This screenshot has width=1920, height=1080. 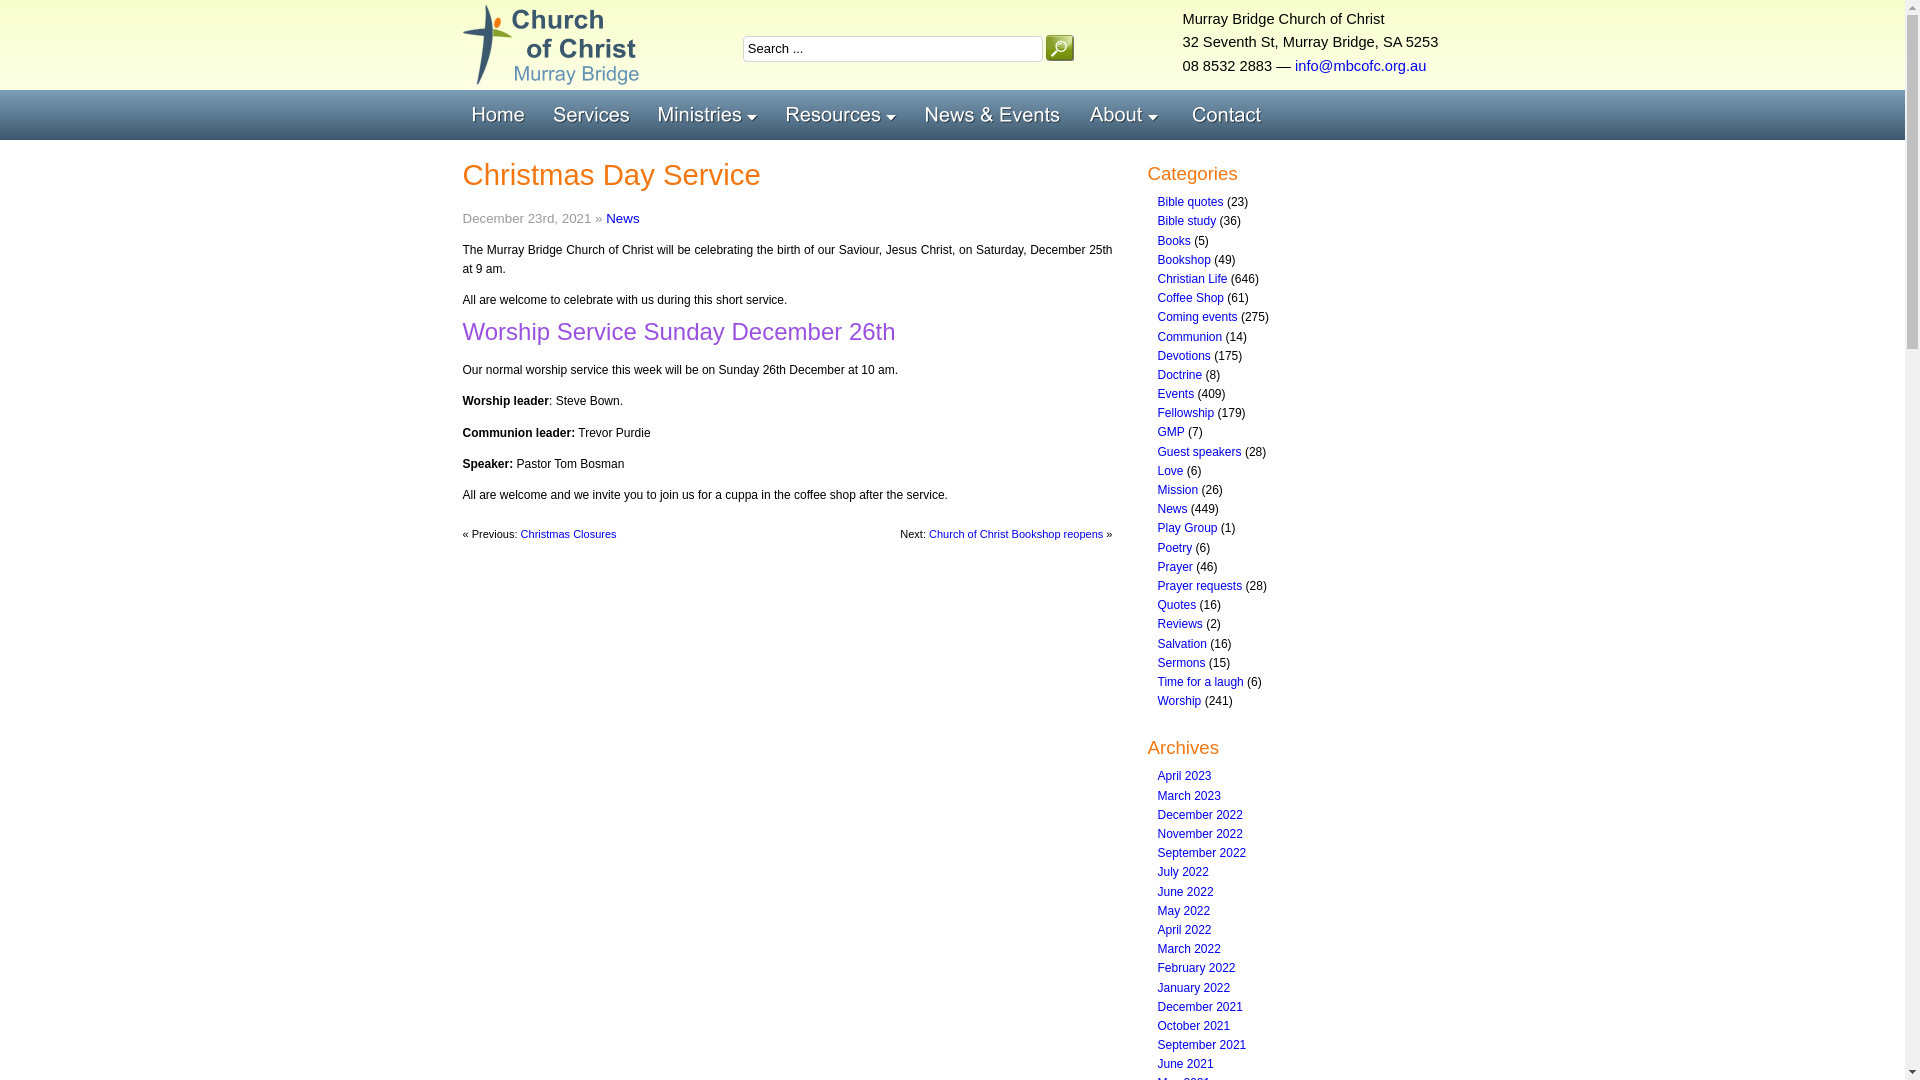 I want to click on 'Quotes', so click(x=1177, y=604).